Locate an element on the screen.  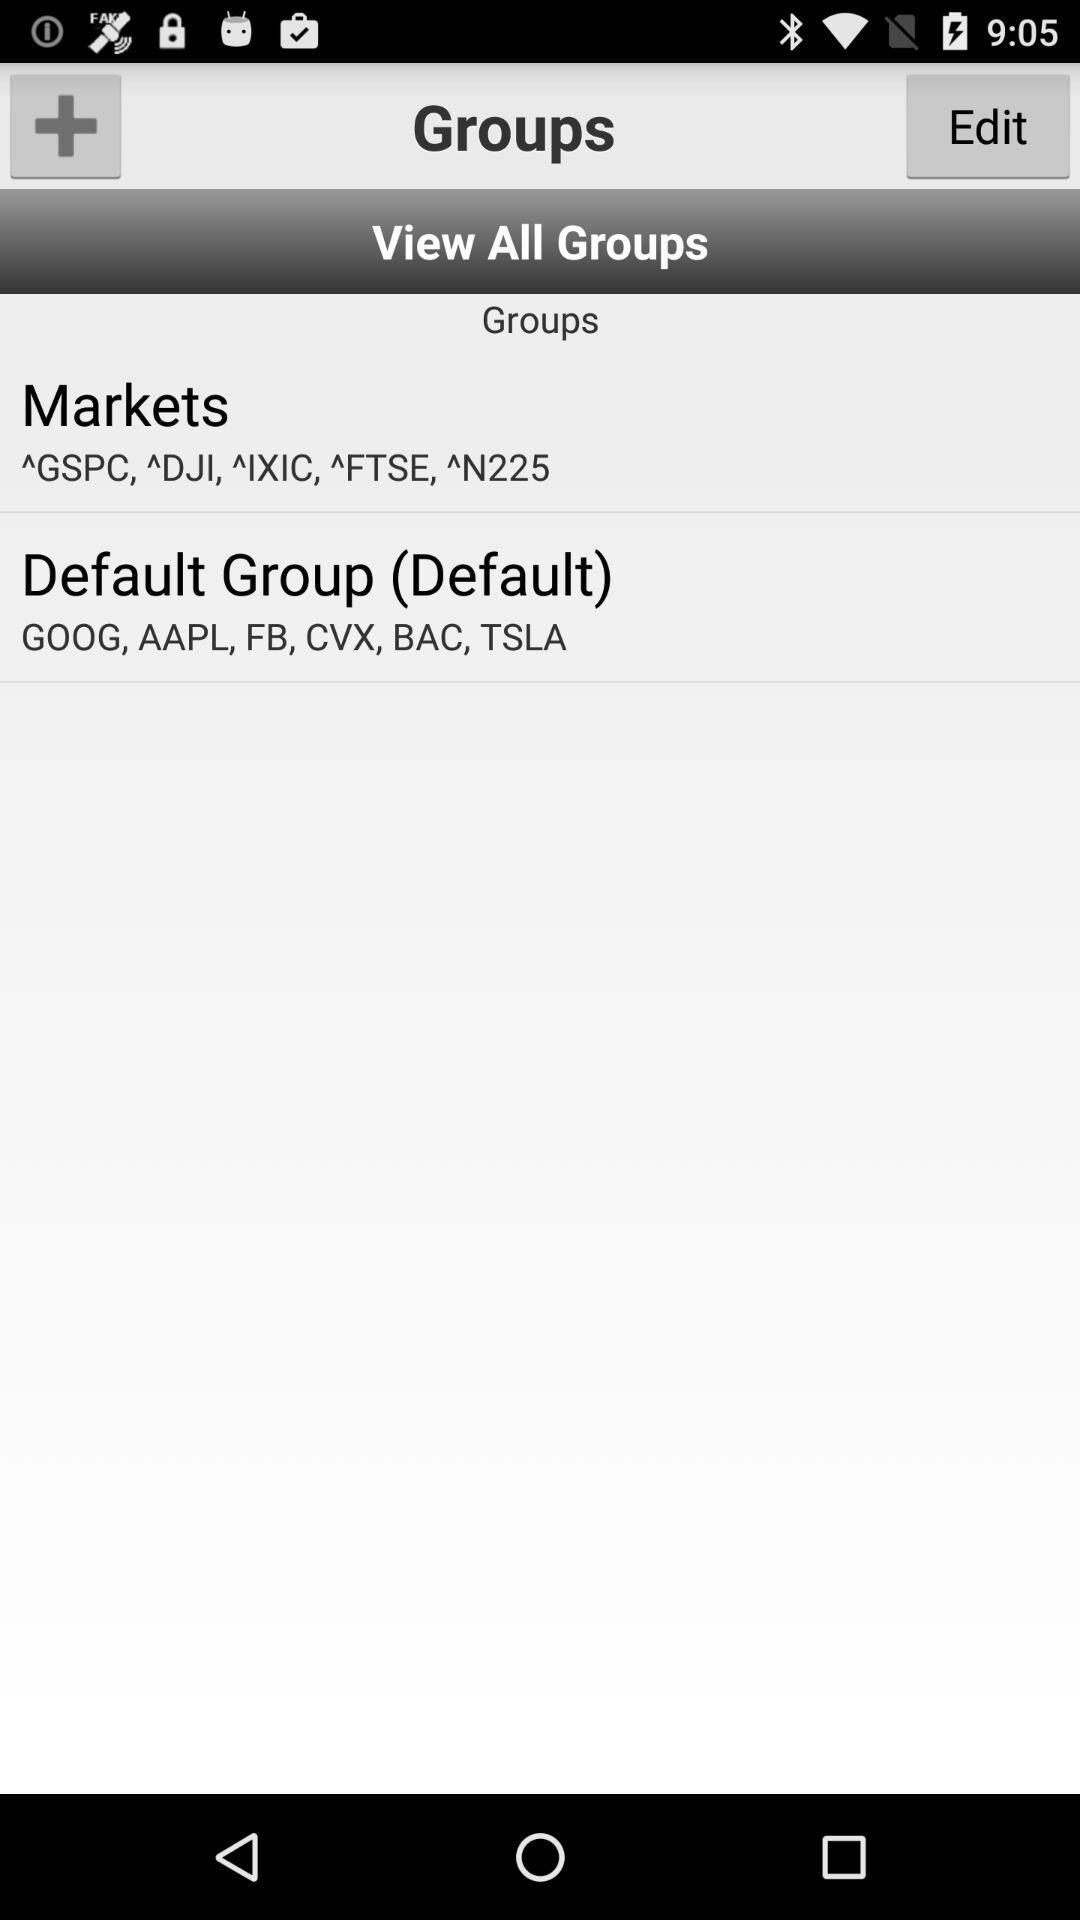
the app above the groups is located at coordinates (540, 240).